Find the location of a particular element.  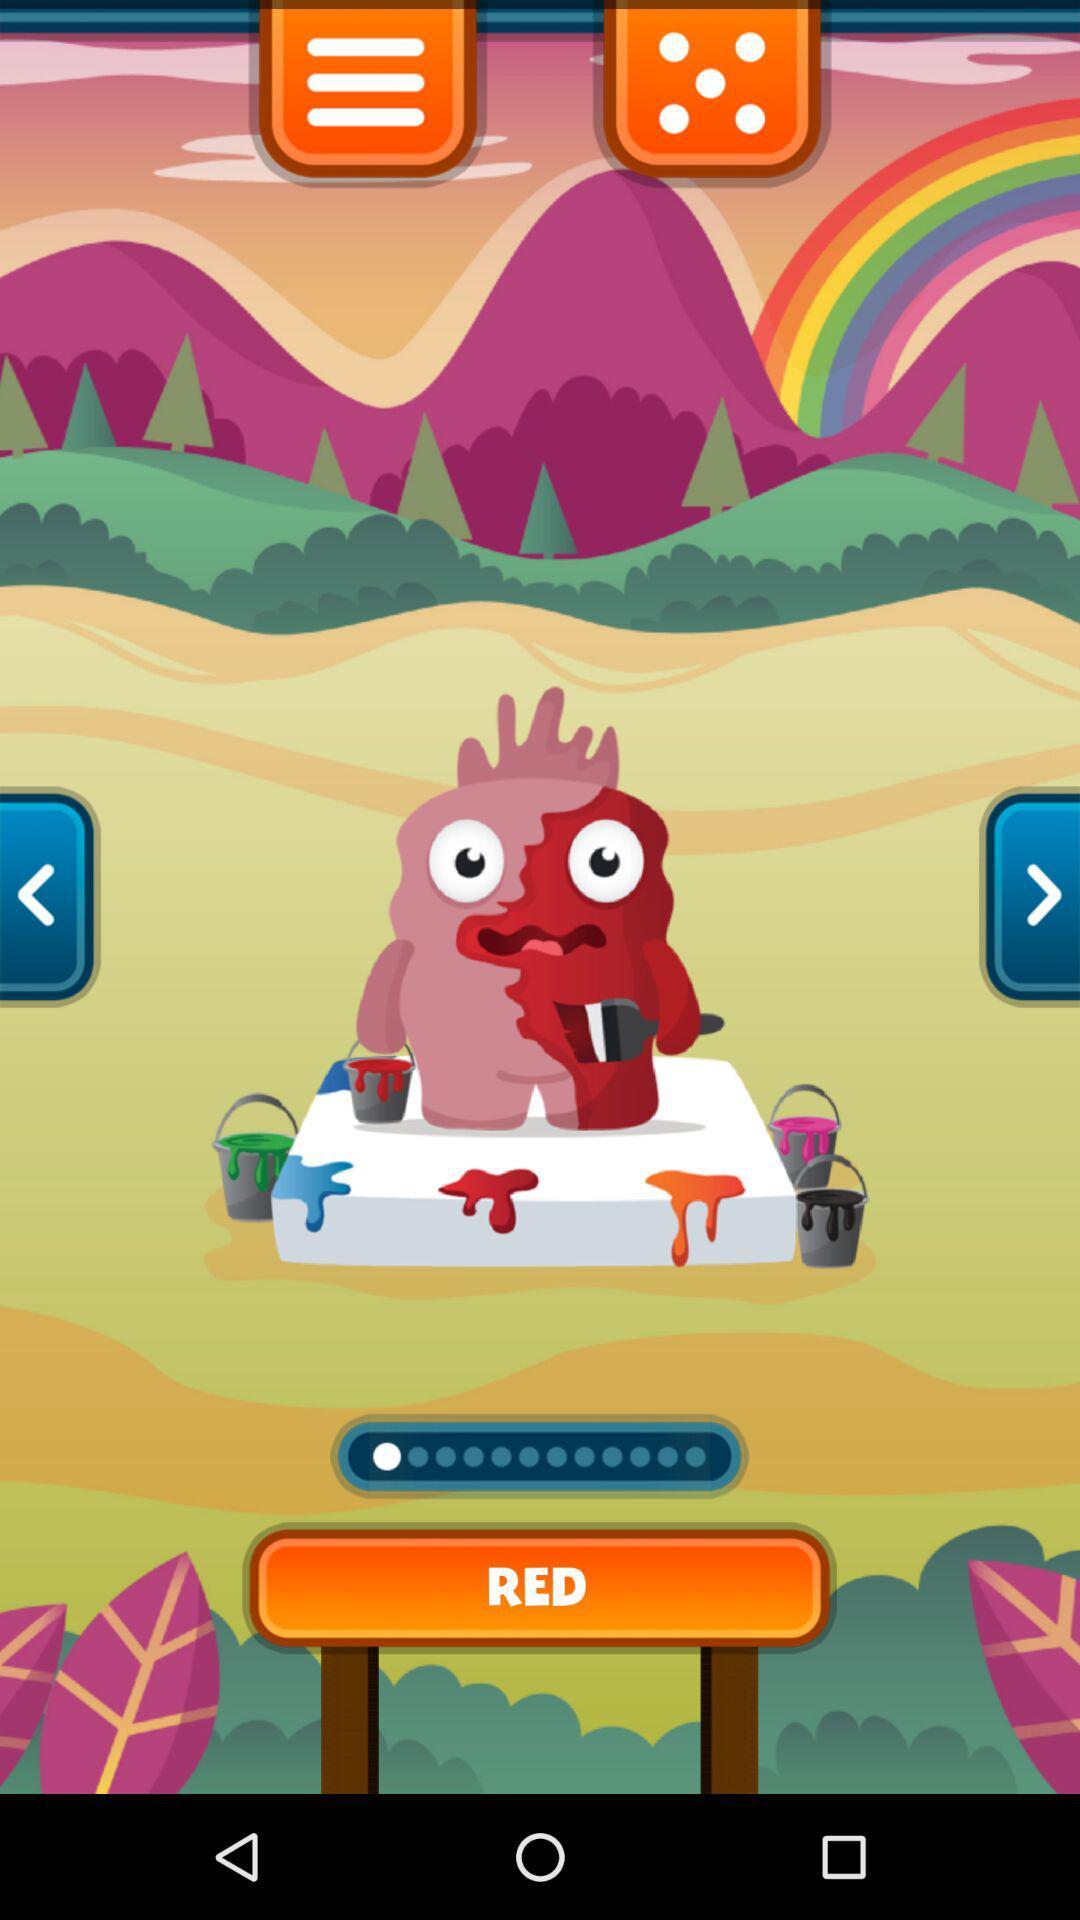

the fullscreen icon is located at coordinates (711, 100).